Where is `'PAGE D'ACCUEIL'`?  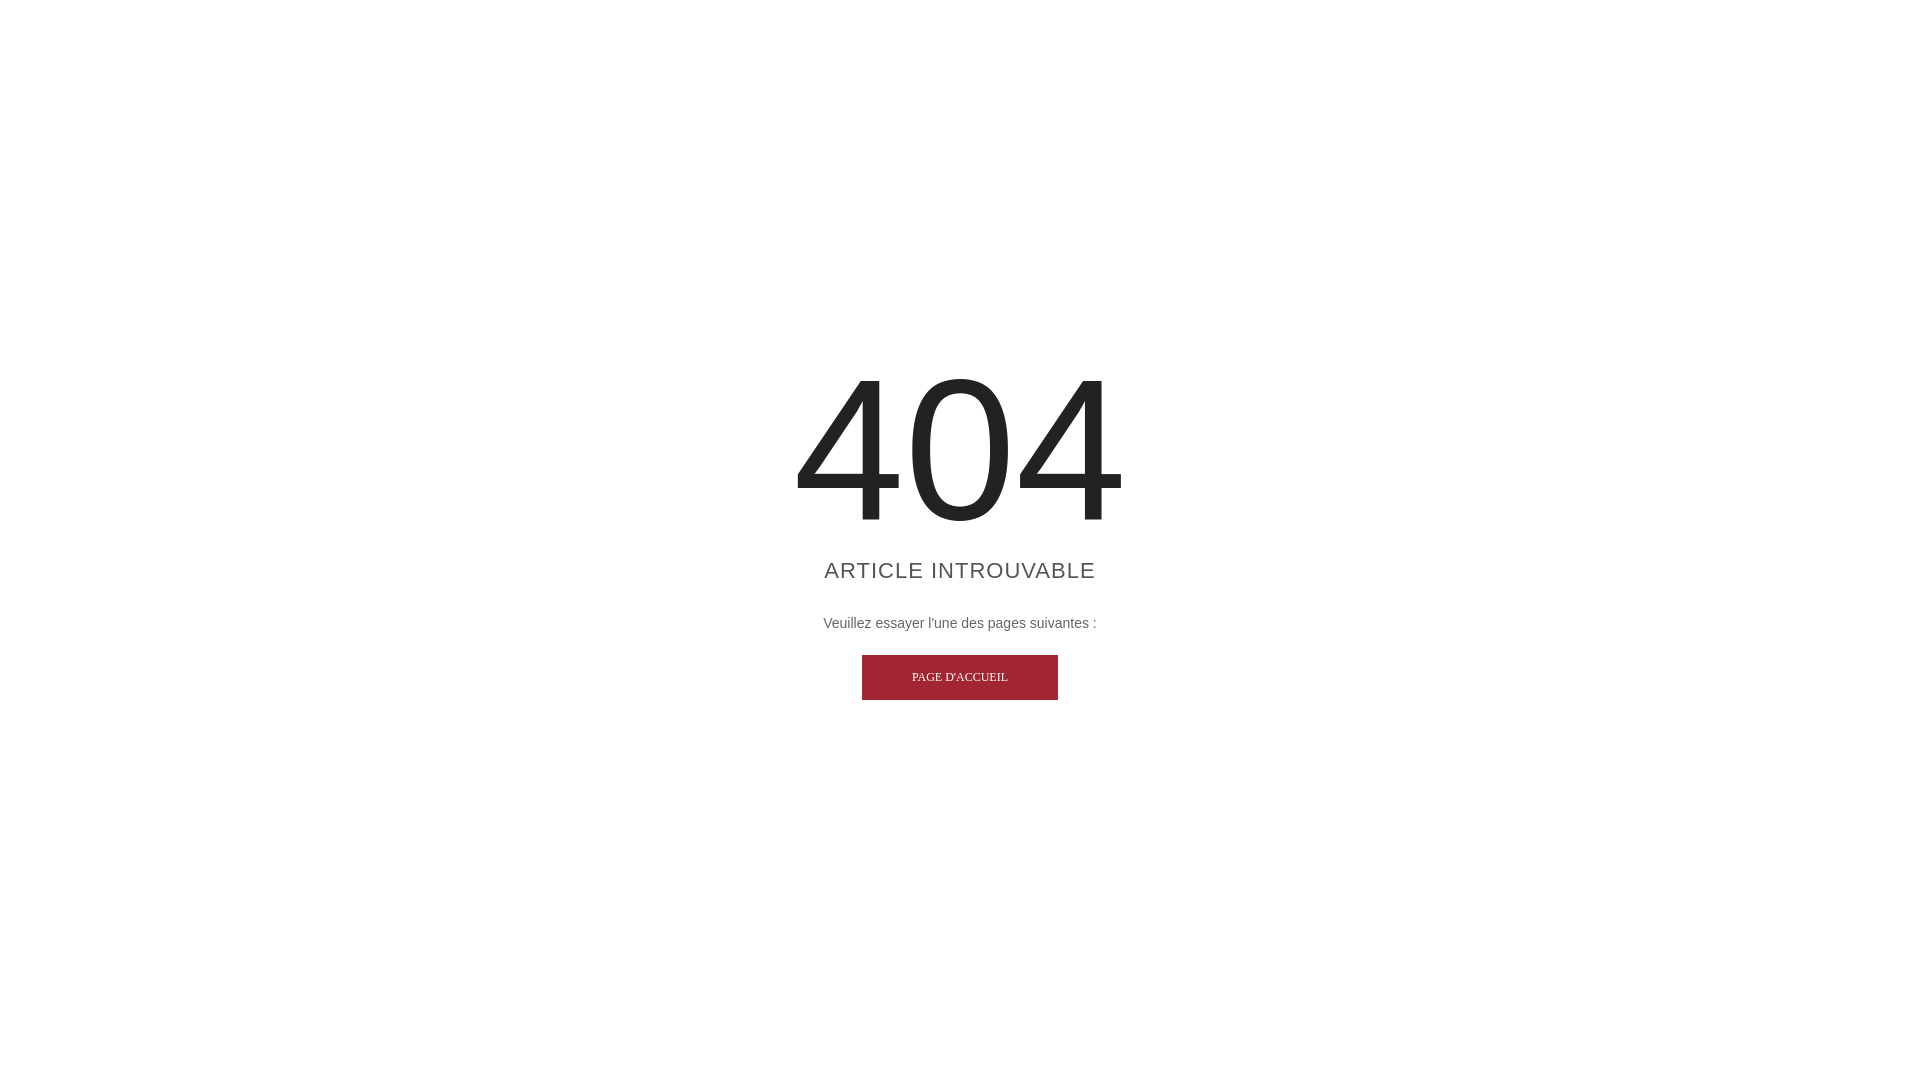
'PAGE D'ACCUEIL' is located at coordinates (960, 676).